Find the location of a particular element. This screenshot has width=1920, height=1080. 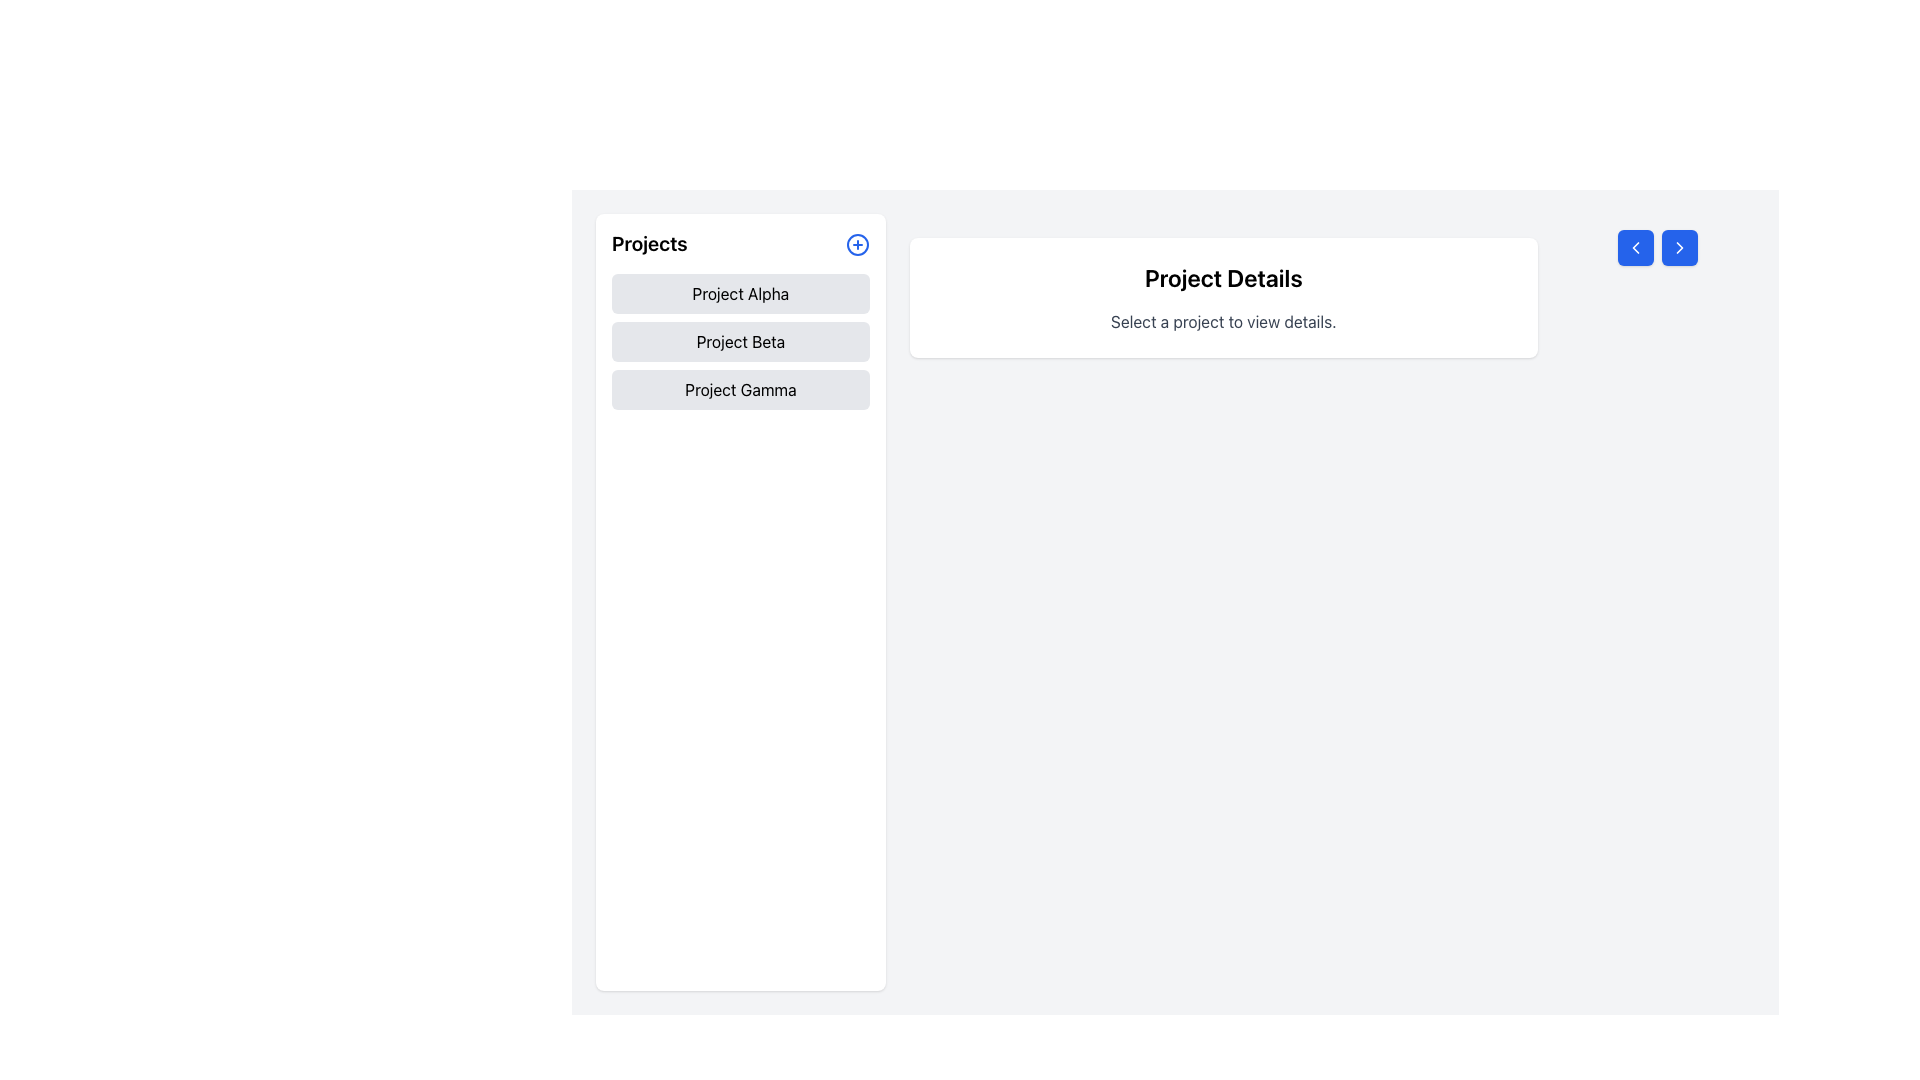

the button with a solid blue background and a white right-pointing chevron located at the top-right corner of the interface is located at coordinates (1680, 246).